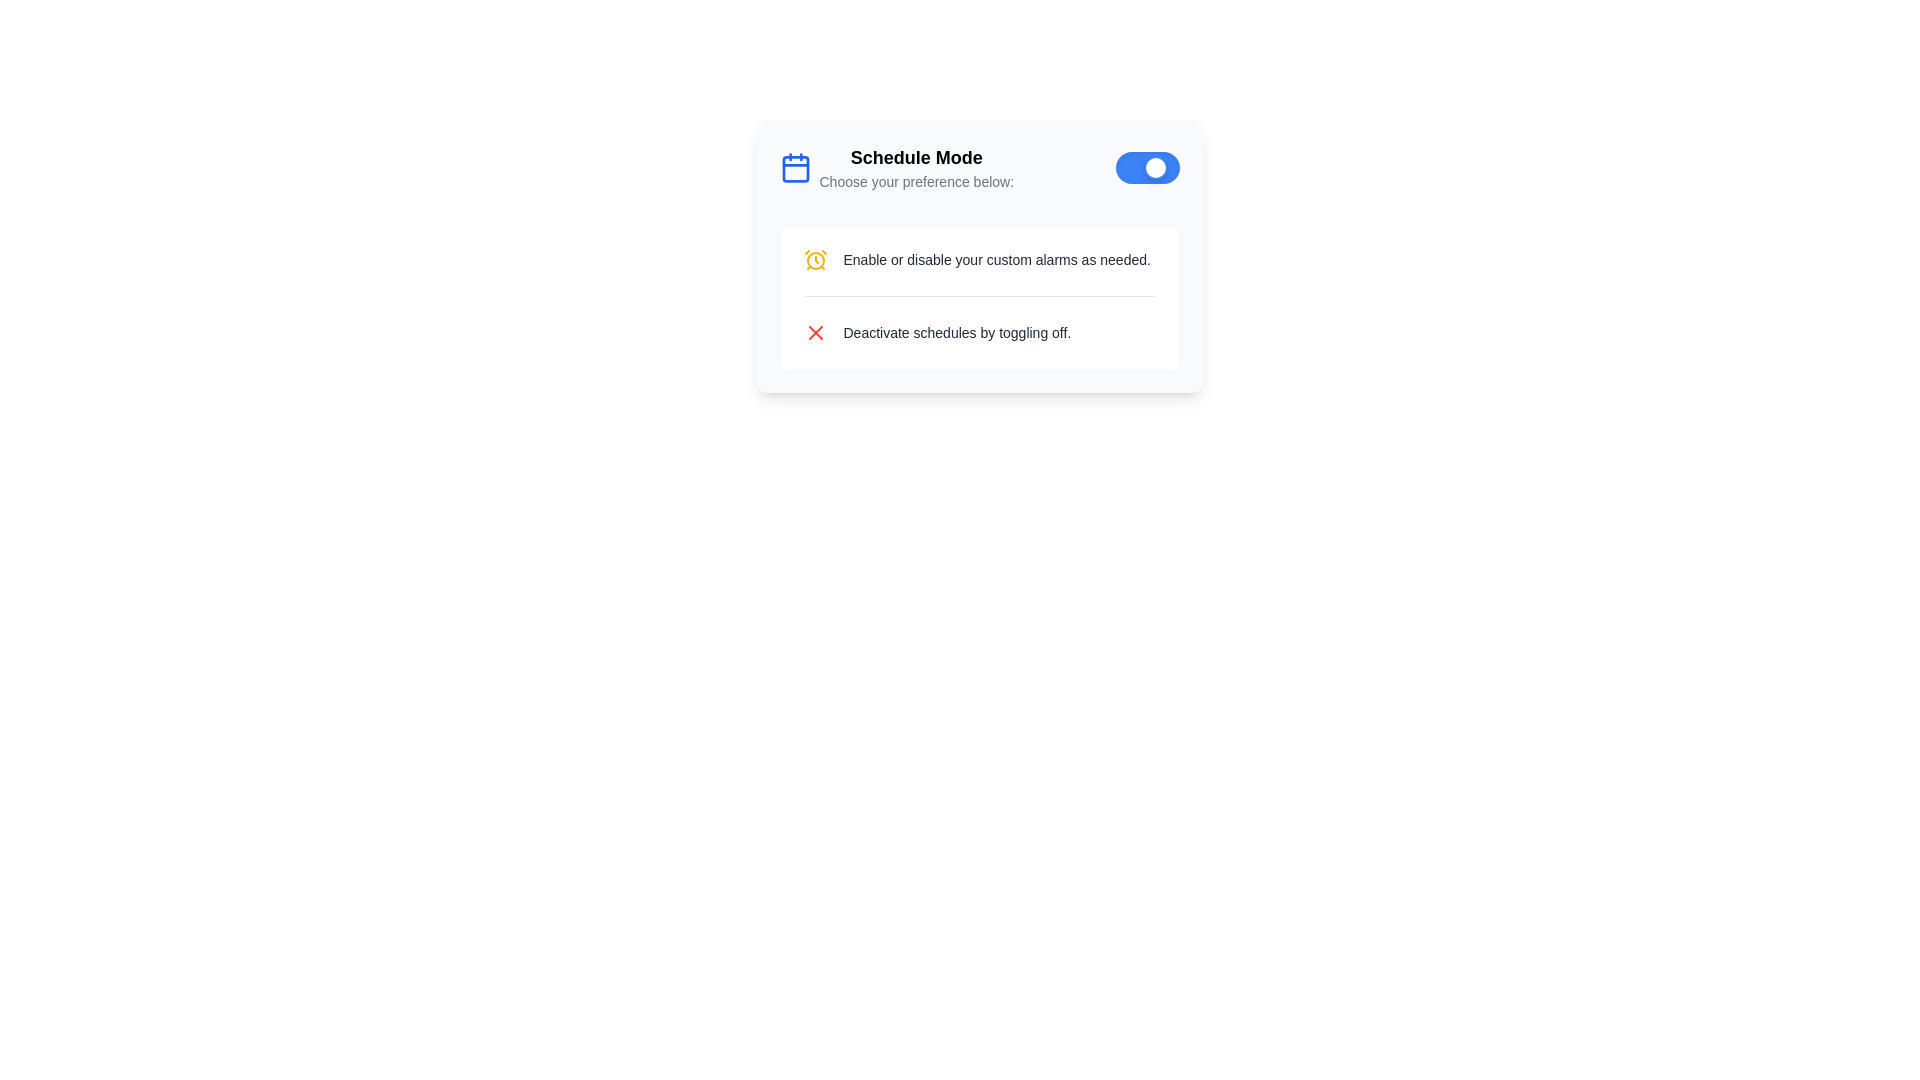 The width and height of the screenshot is (1920, 1080). I want to click on the square icon with curved corners located near the center of the calendar icon in the 'Schedule Mode' section, so click(794, 168).